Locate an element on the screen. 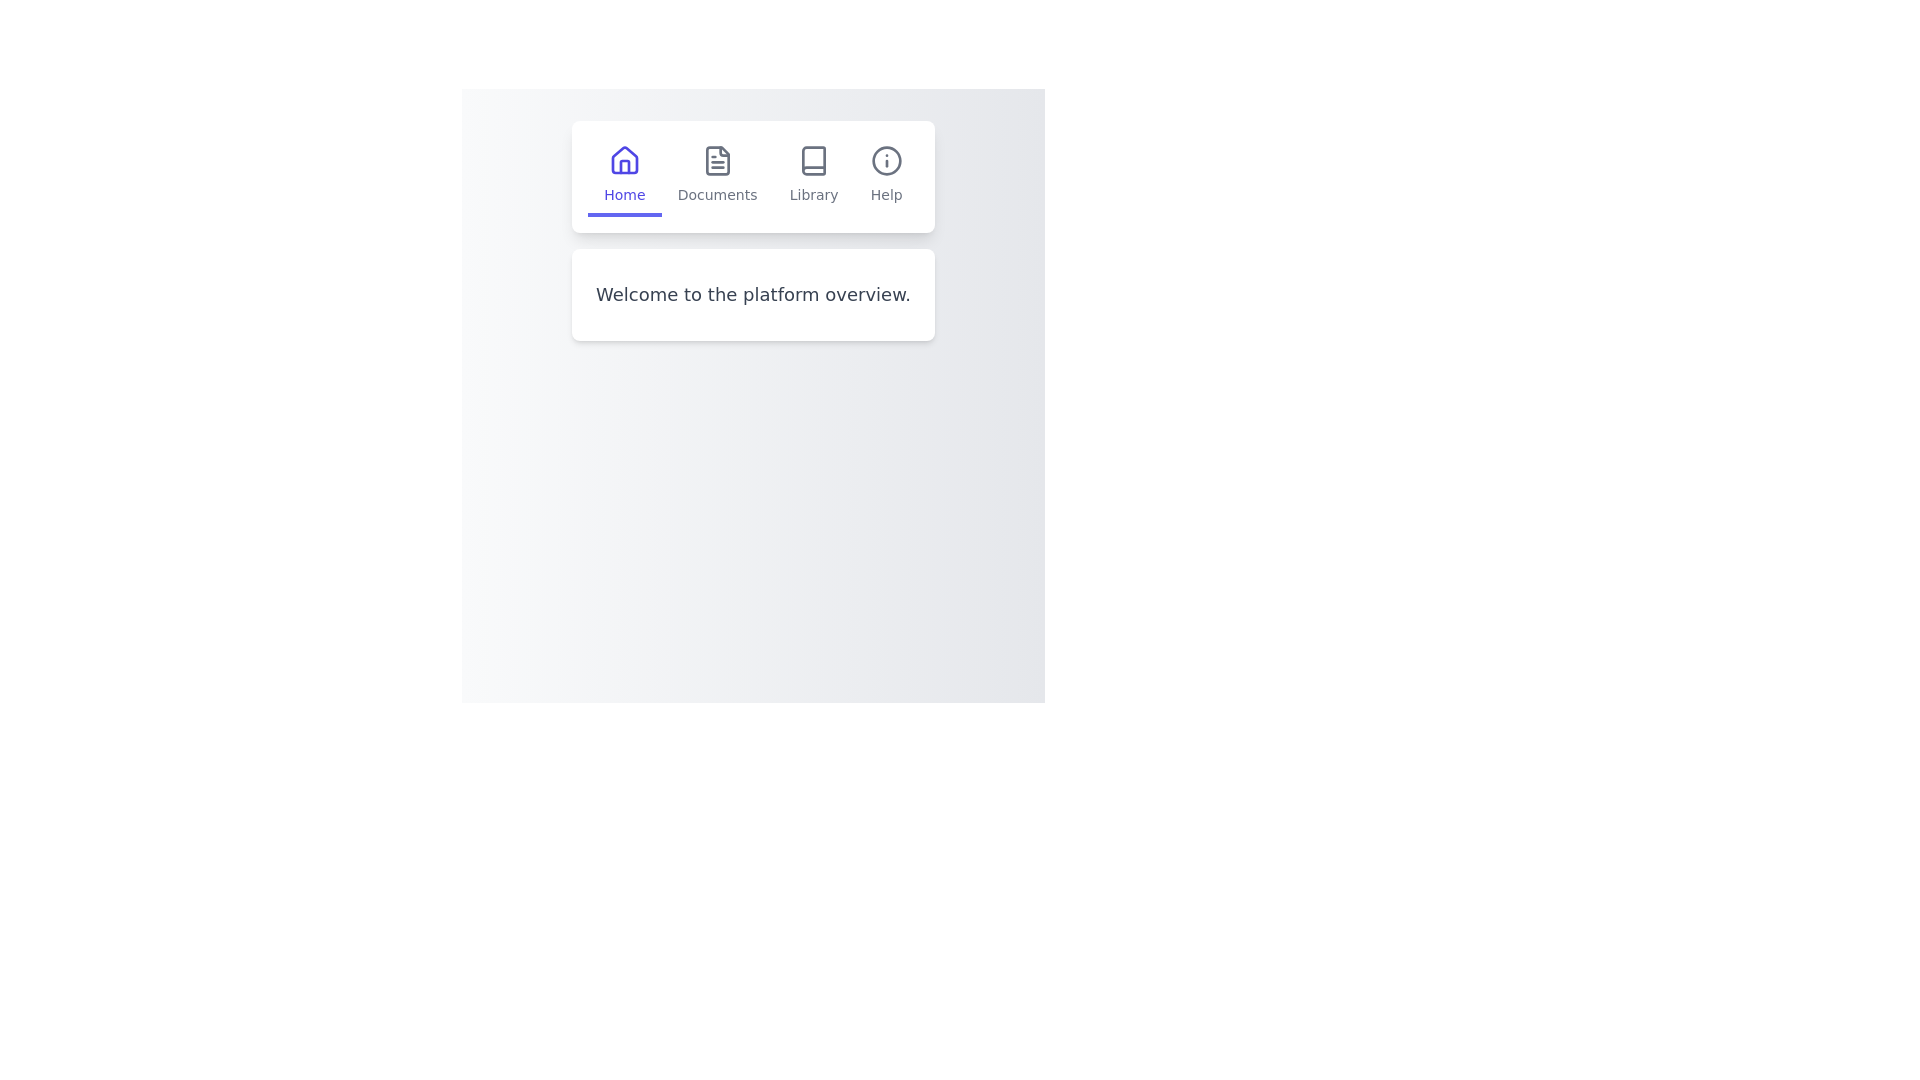 This screenshot has width=1920, height=1080. the Home tab in the navigation bar is located at coordinates (623, 176).